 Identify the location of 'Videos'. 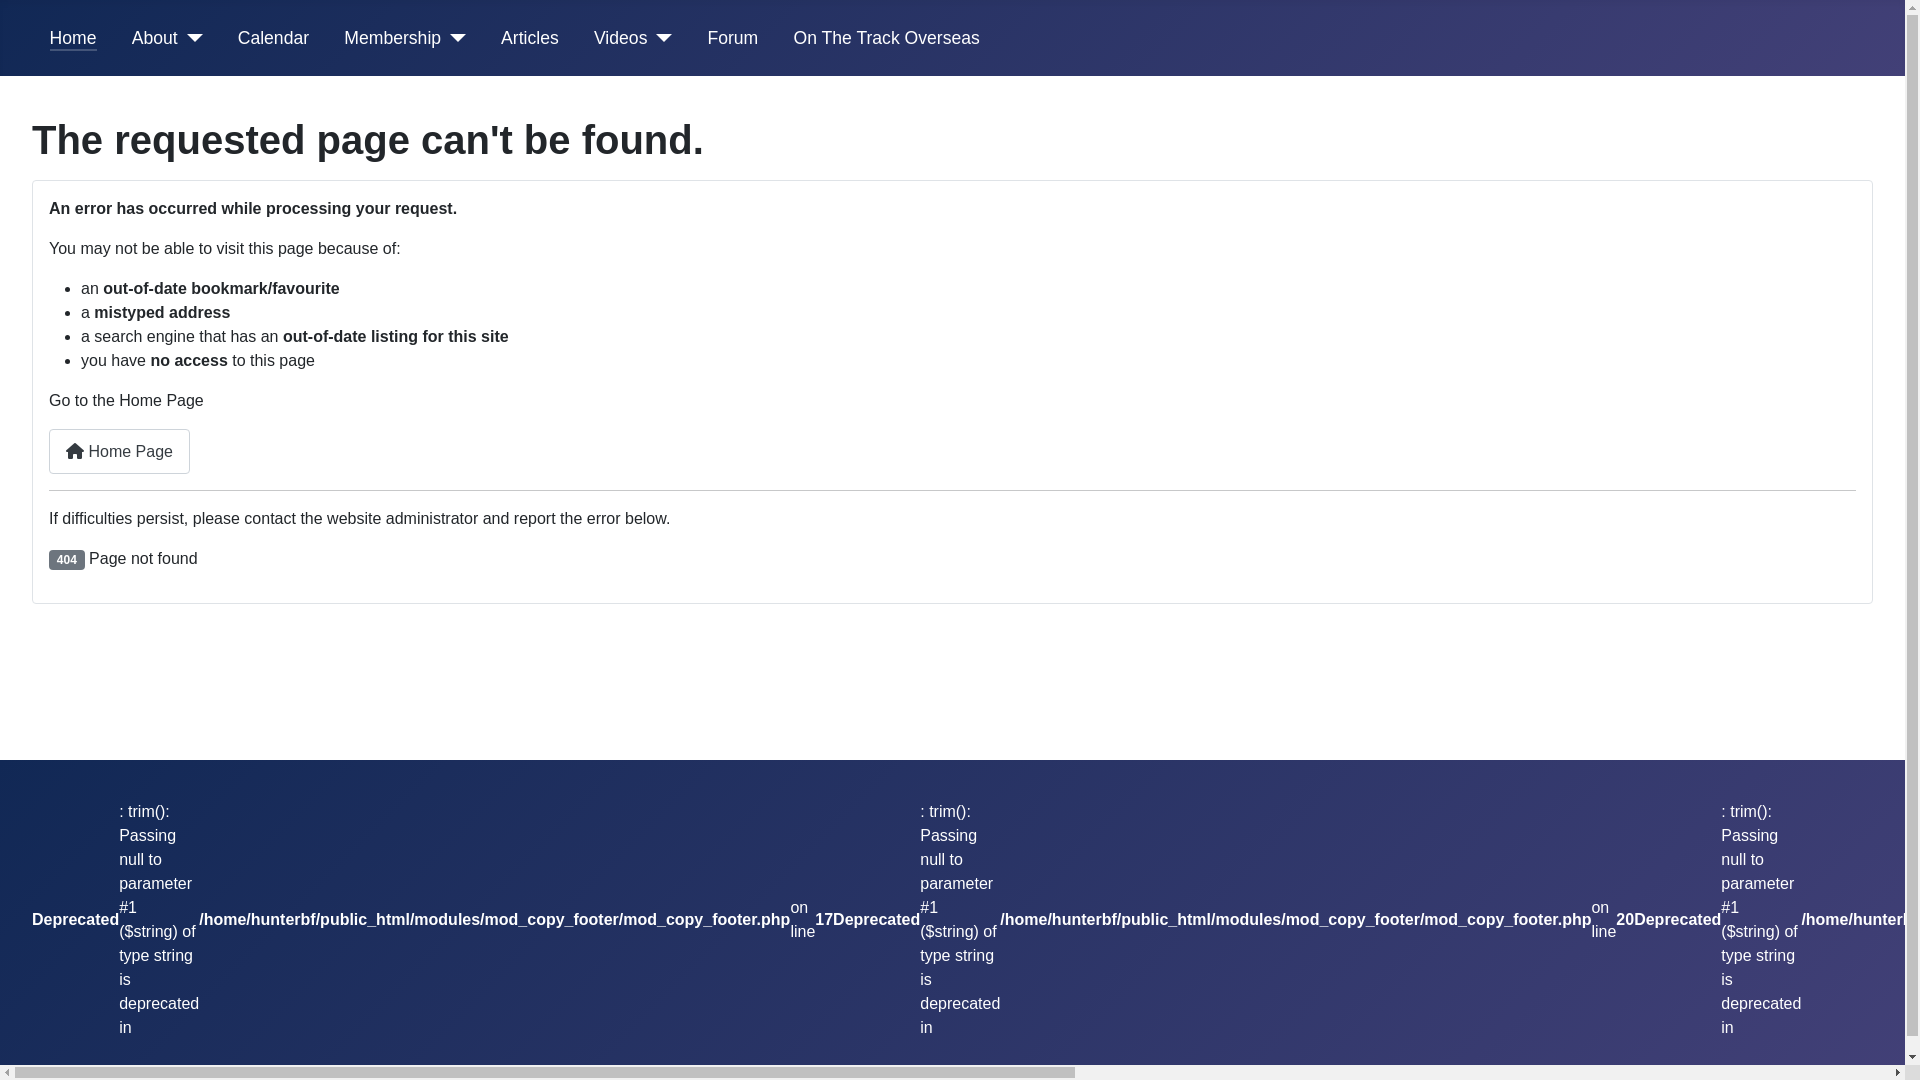
(619, 38).